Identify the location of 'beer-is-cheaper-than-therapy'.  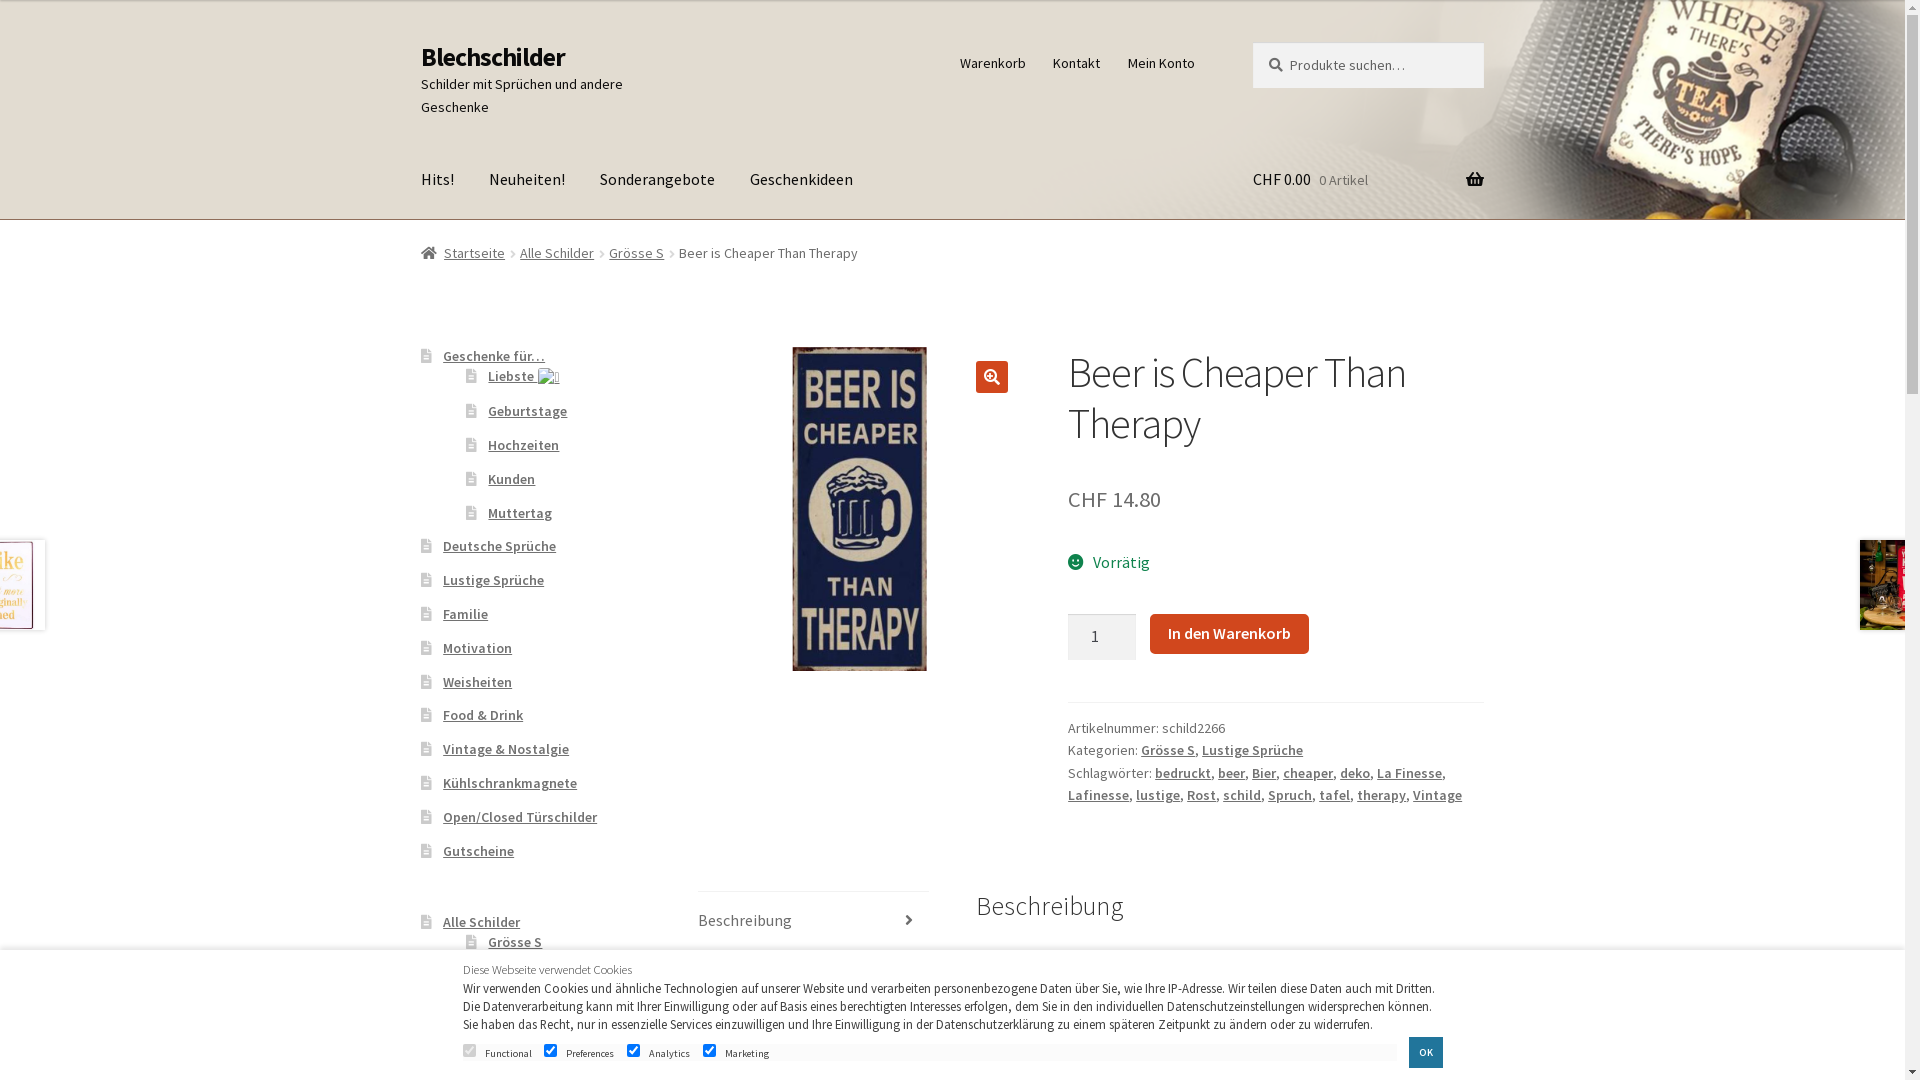
(859, 508).